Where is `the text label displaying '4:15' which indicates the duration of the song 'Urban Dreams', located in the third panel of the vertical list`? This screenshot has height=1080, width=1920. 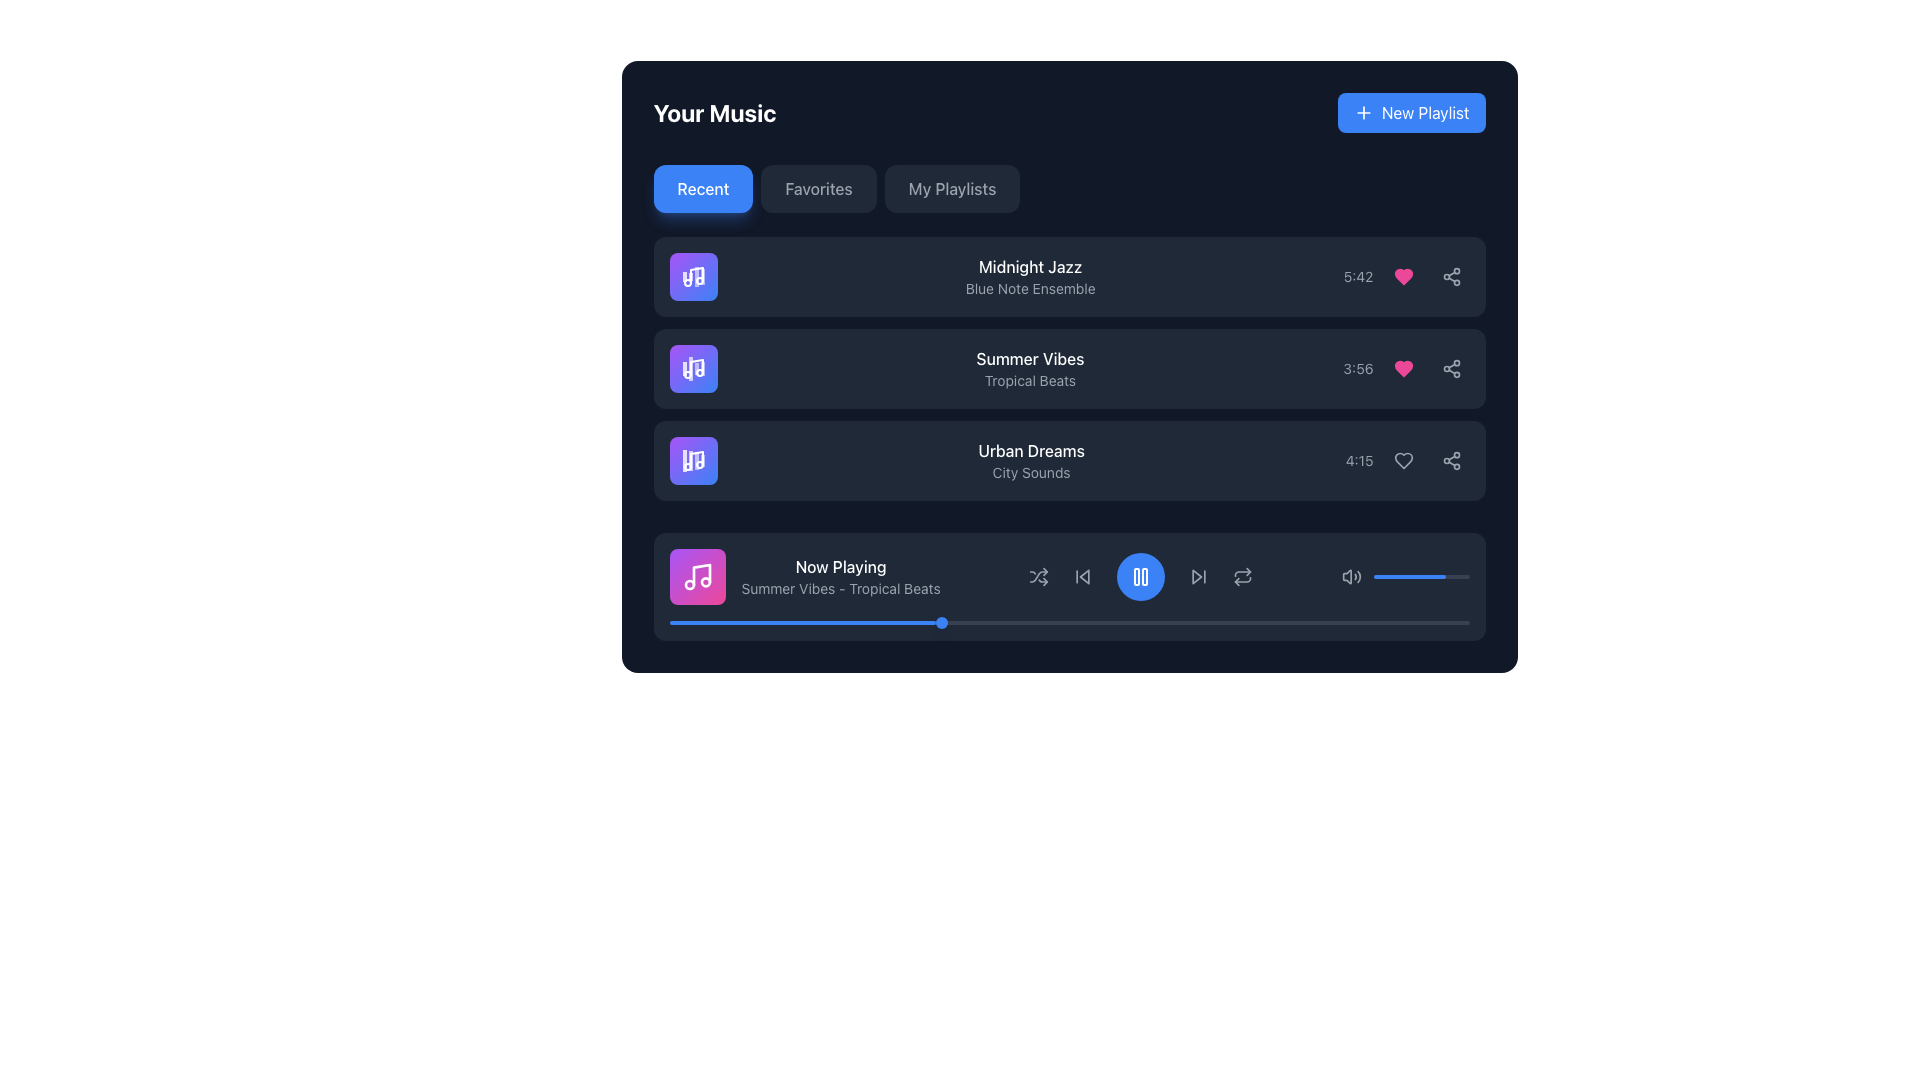
the text label displaying '4:15' which indicates the duration of the song 'Urban Dreams', located in the third panel of the vertical list is located at coordinates (1359, 461).